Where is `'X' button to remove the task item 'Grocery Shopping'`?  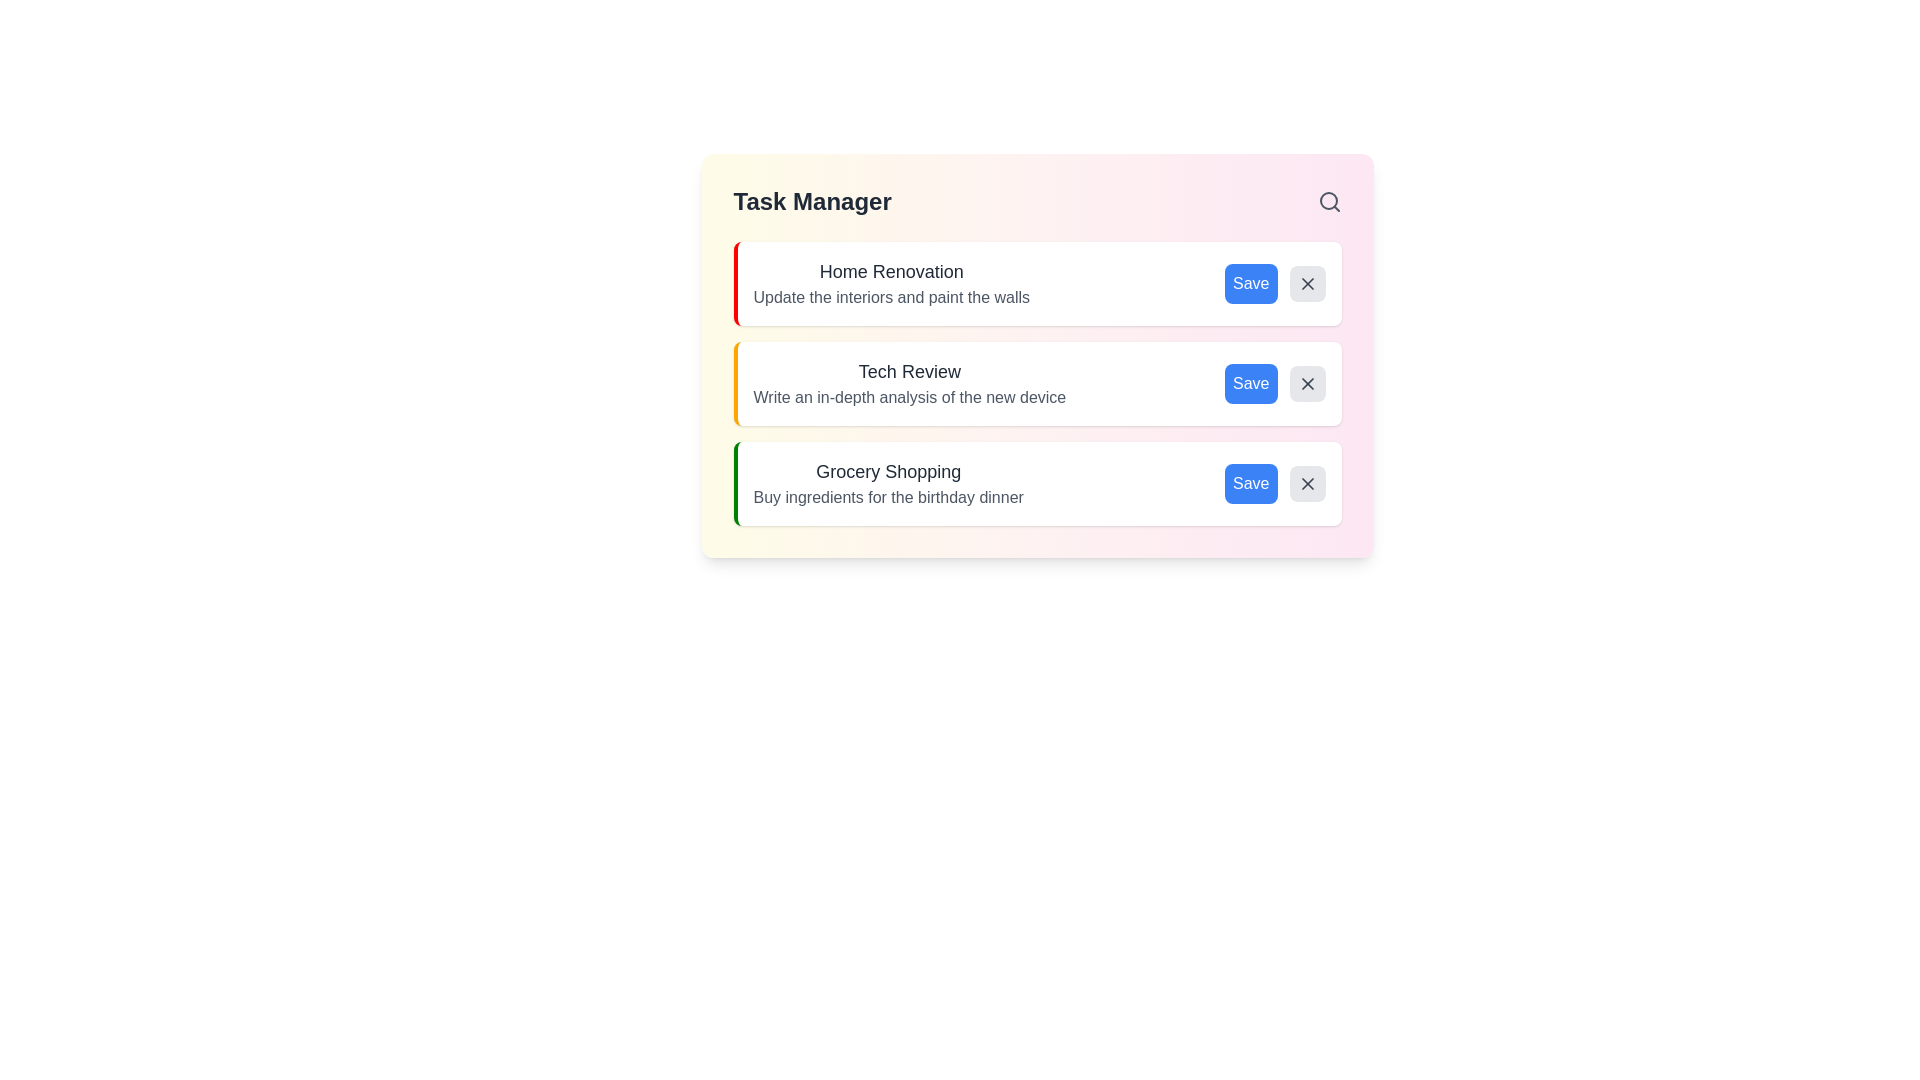 'X' button to remove the task item 'Grocery Shopping' is located at coordinates (1307, 483).